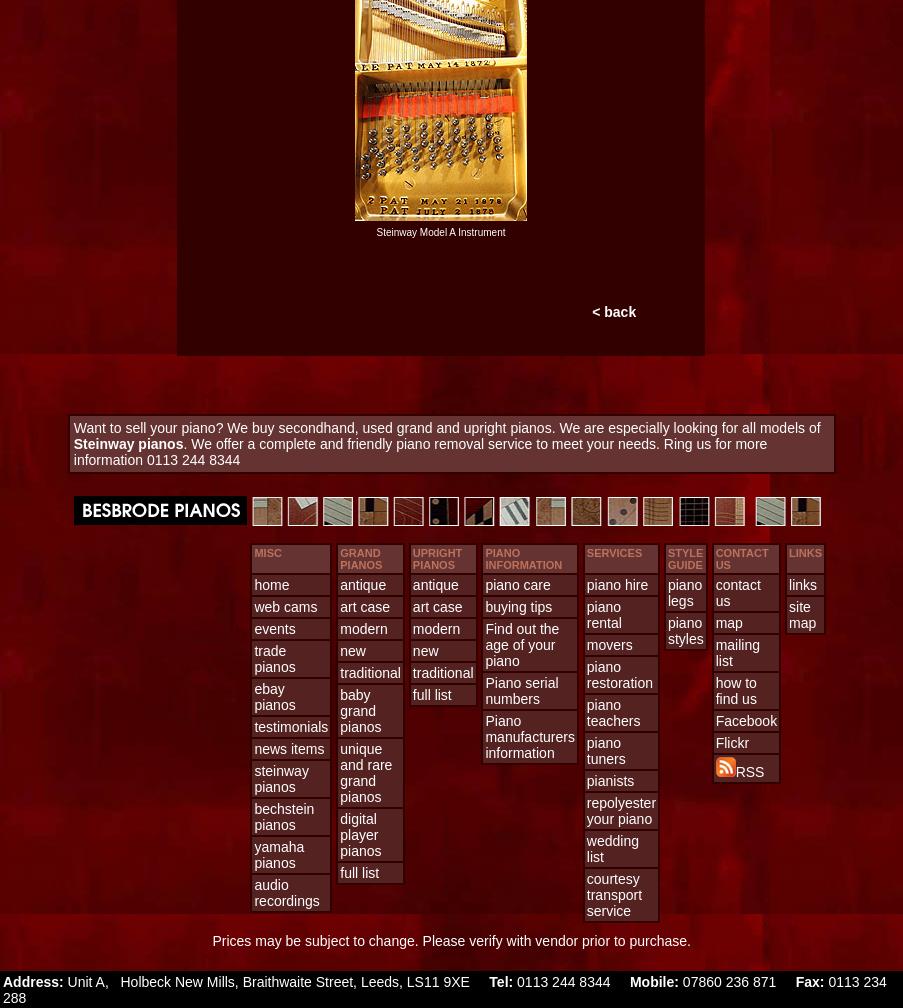  I want to click on 'piano tuners', so click(585, 750).